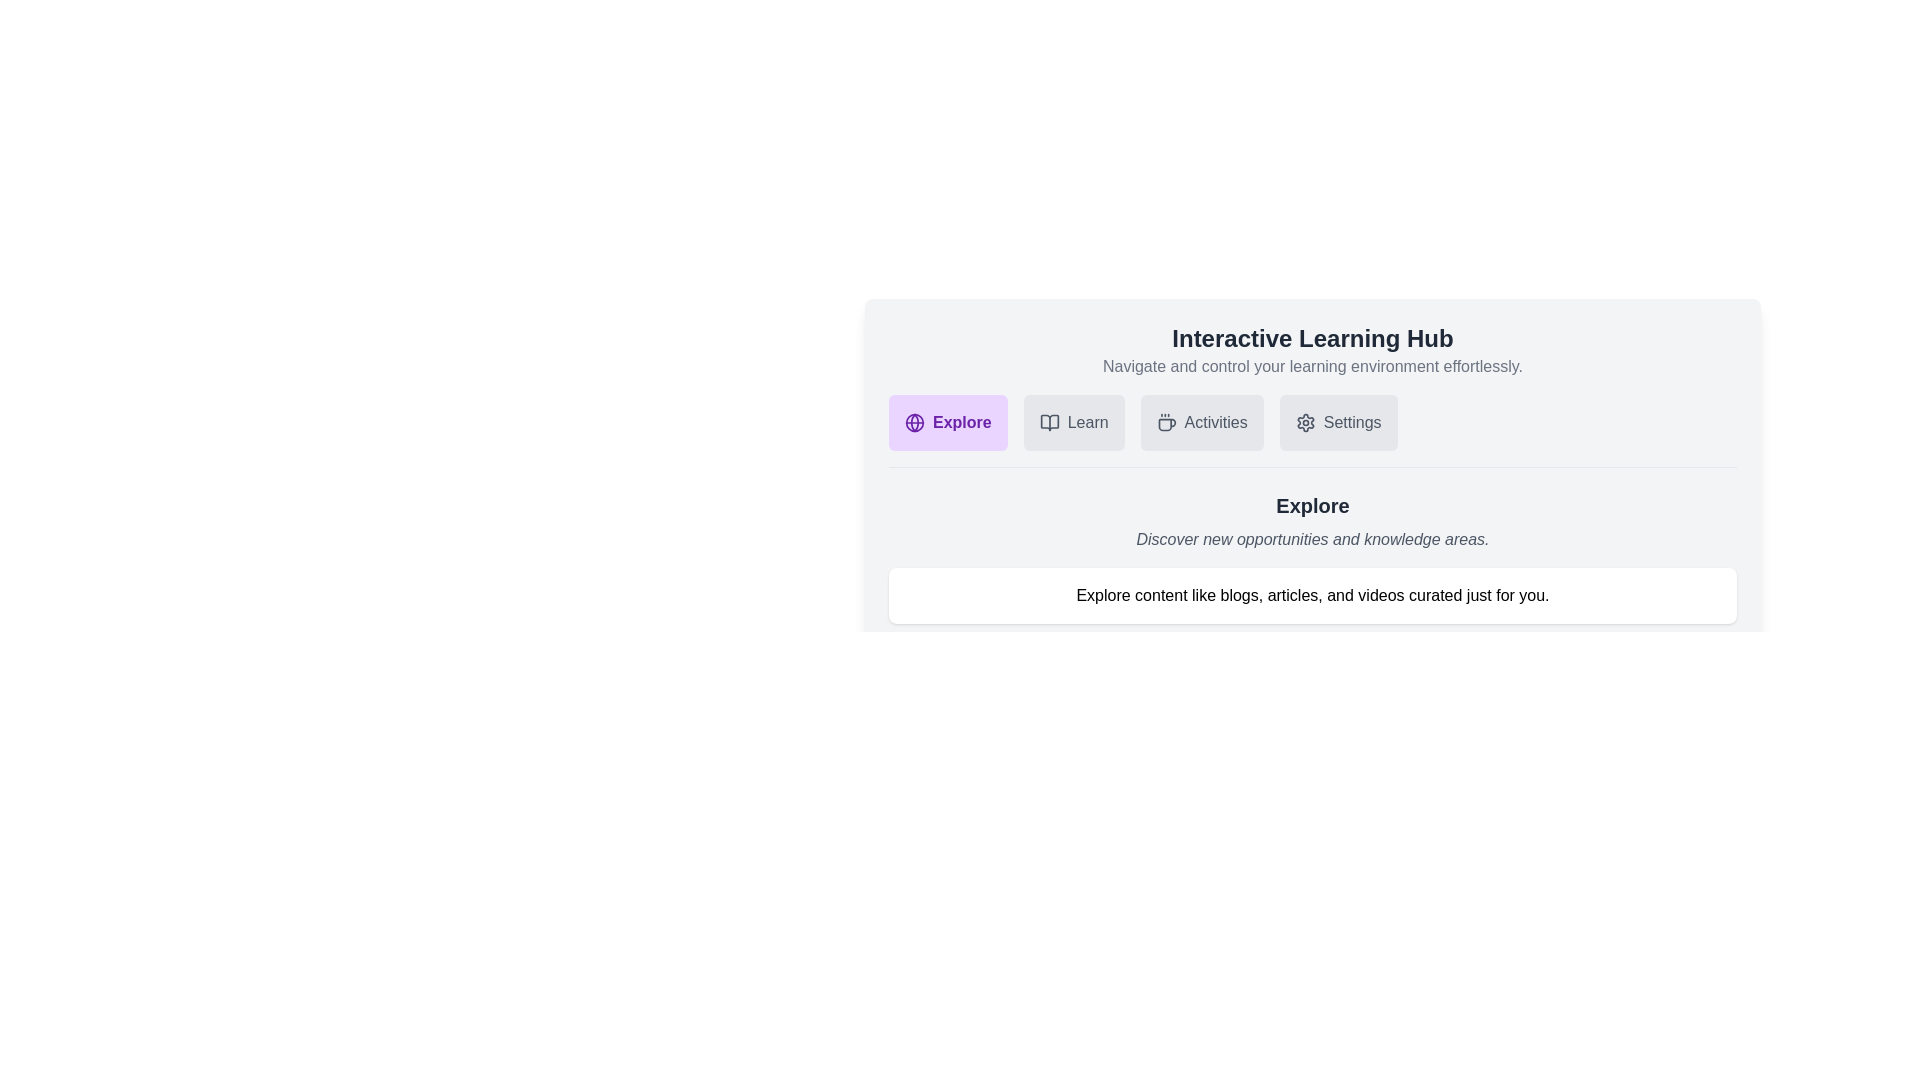  What do you see at coordinates (1201, 422) in the screenshot?
I see `the 'Activities' button, which is a rectangular button with a soft gray background, an icon of a steaming coffee cup on the left, and the text 'Activities' in gray on the right, positioned in the horizontal navigation bar` at bounding box center [1201, 422].